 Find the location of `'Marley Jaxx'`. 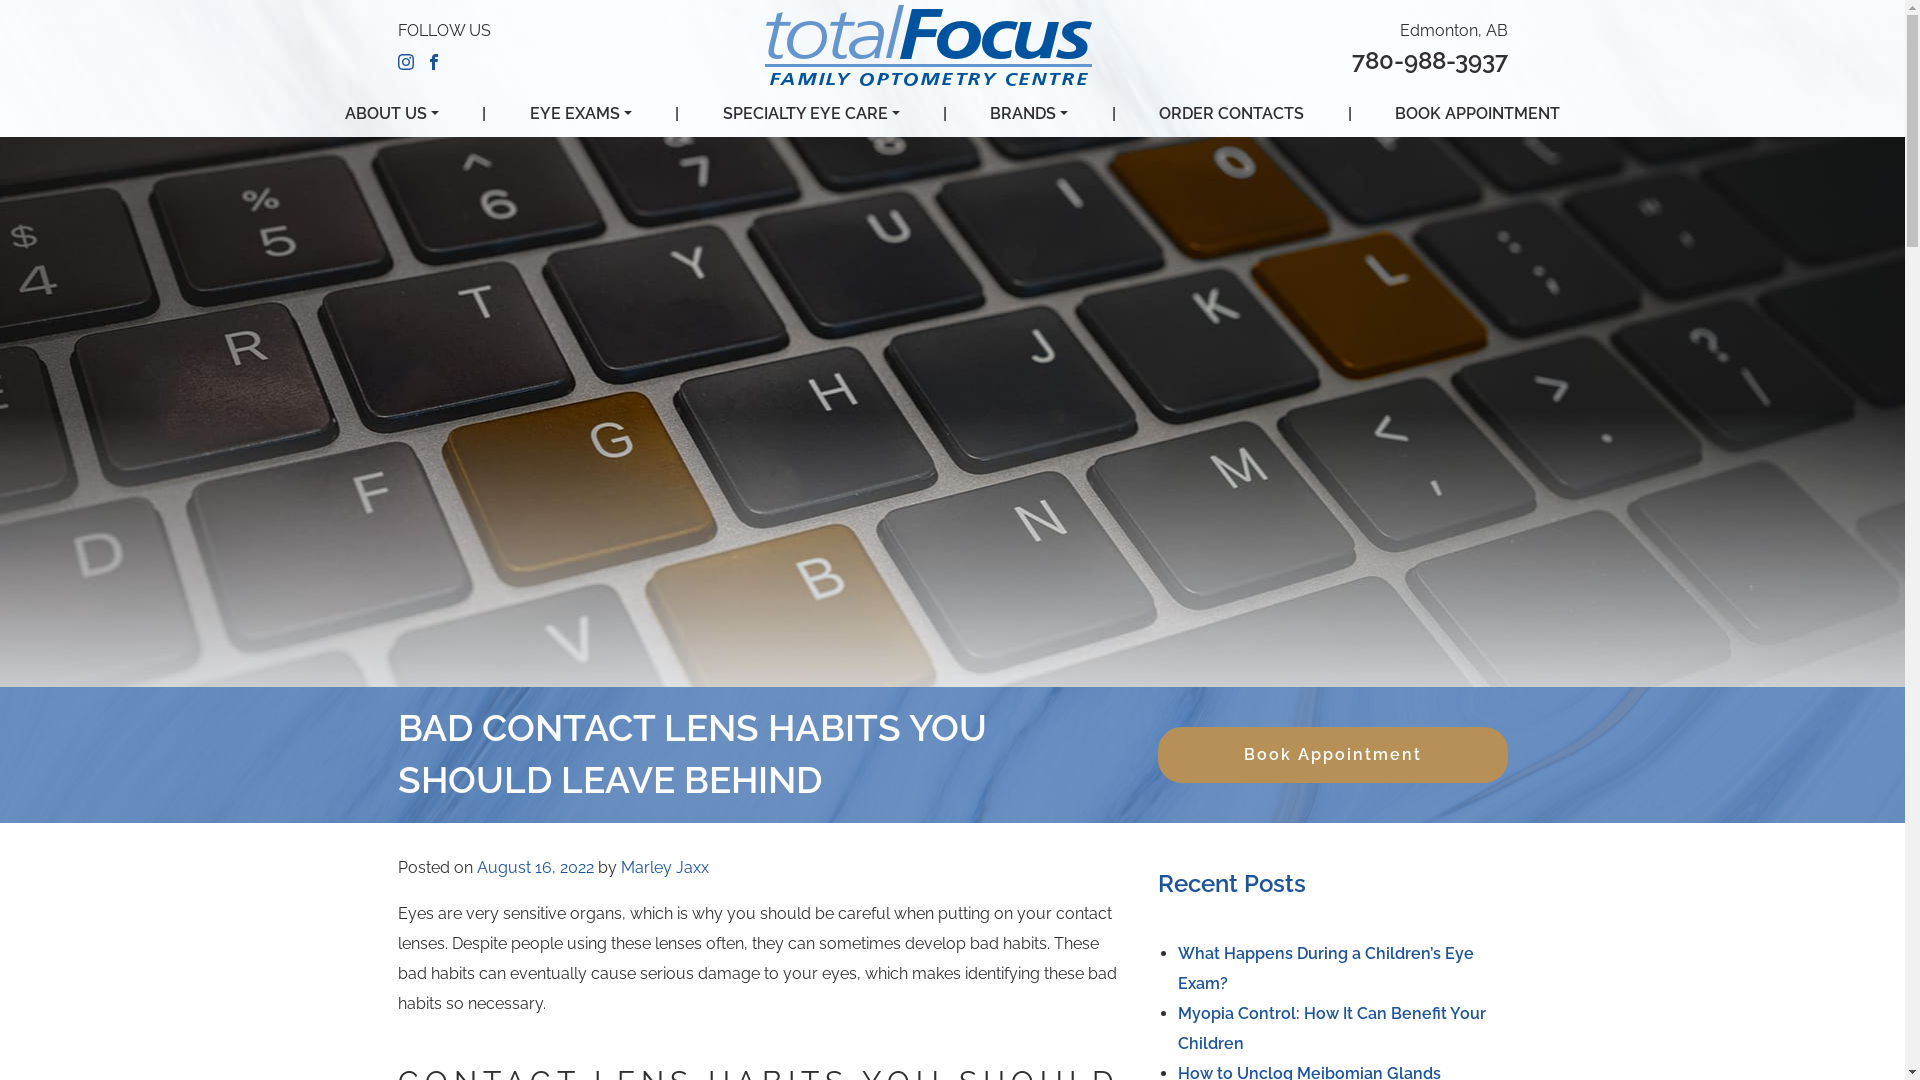

'Marley Jaxx' is located at coordinates (663, 866).